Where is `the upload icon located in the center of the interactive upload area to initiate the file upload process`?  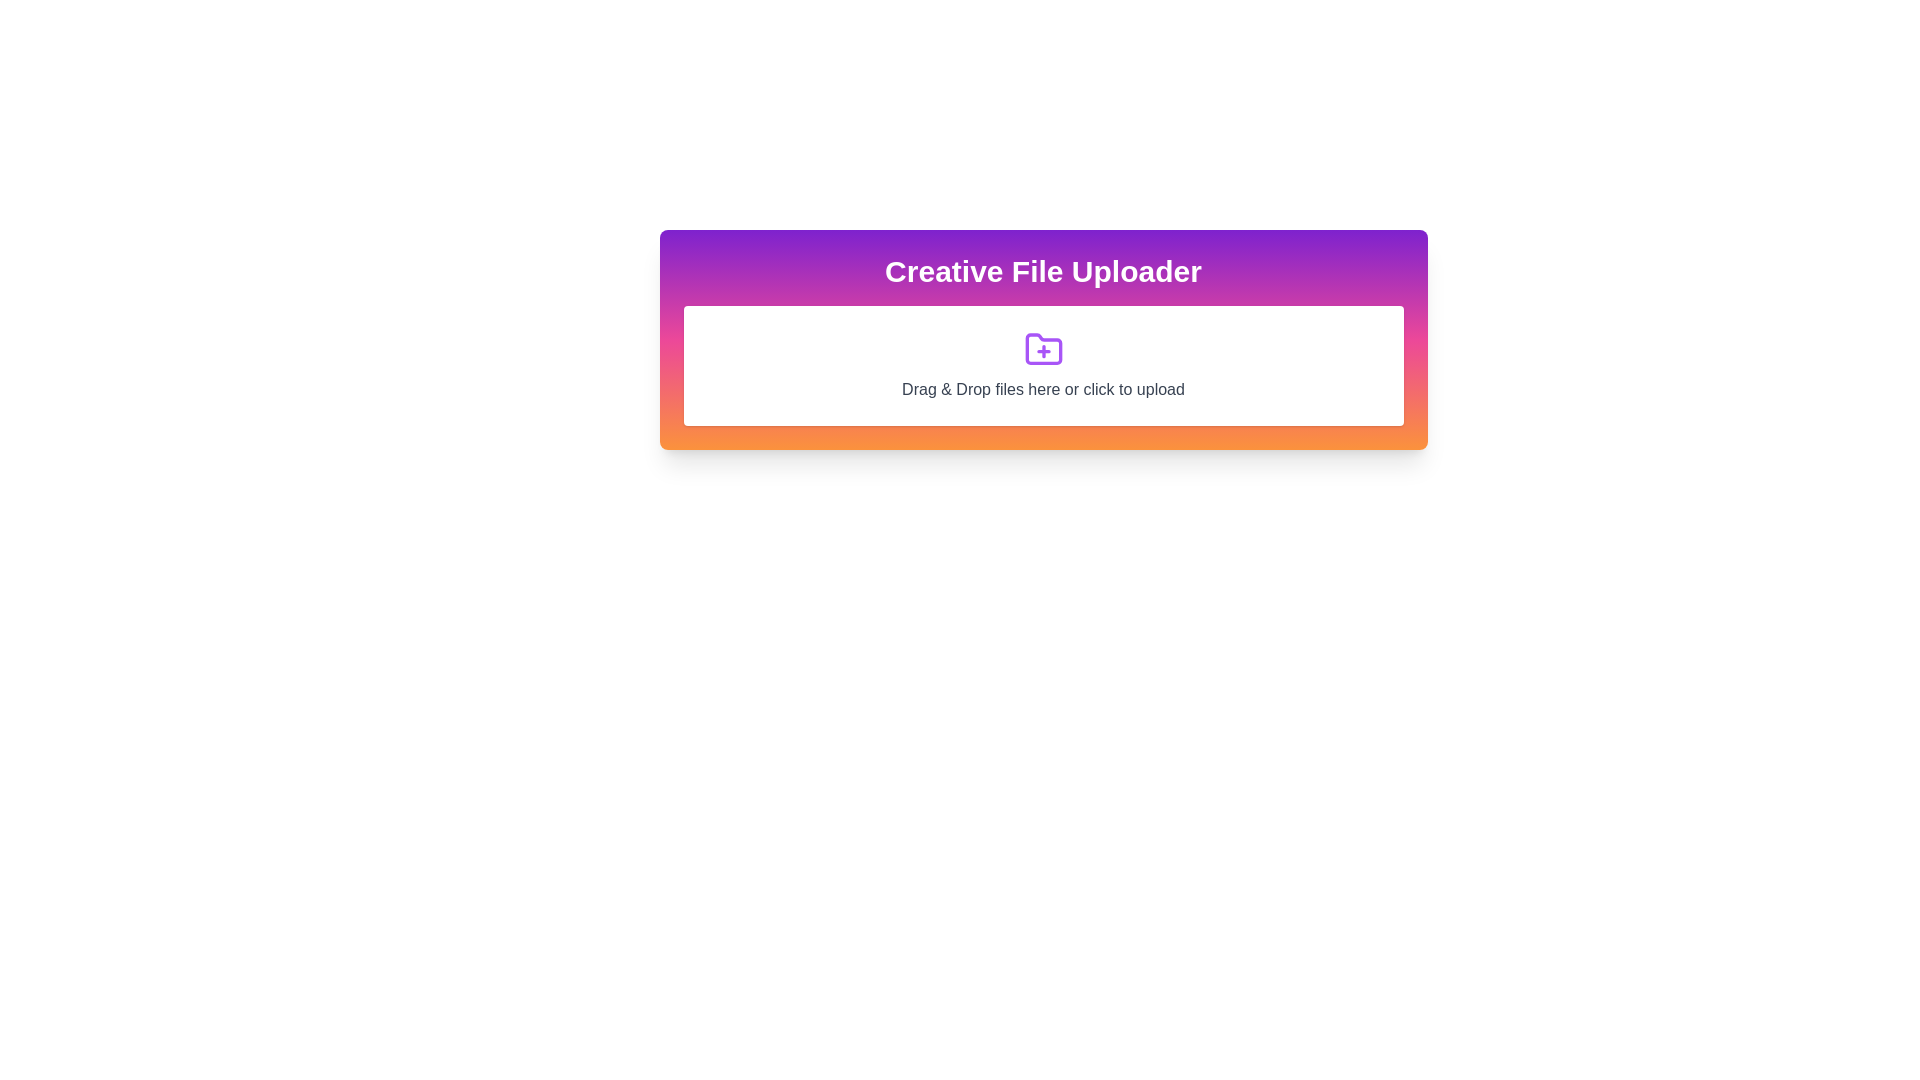
the upload icon located in the center of the interactive upload area to initiate the file upload process is located at coordinates (1042, 349).